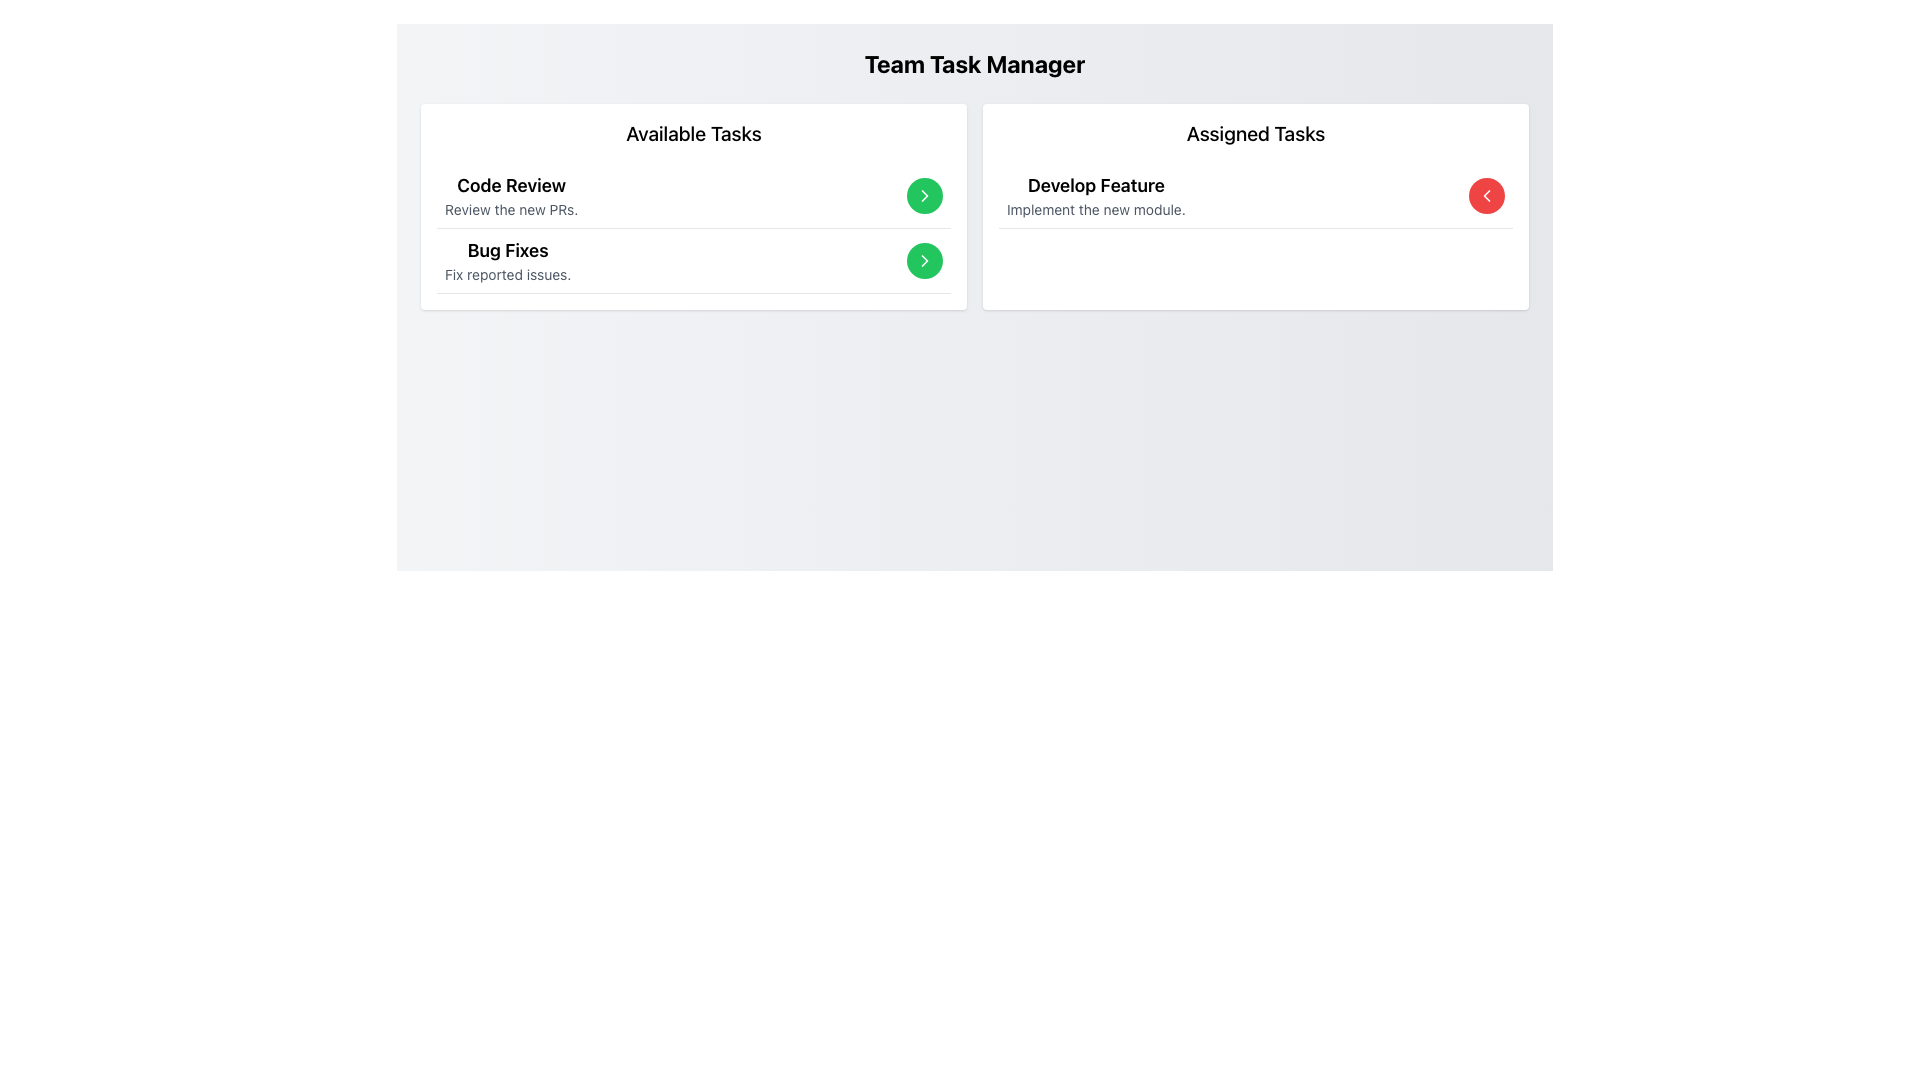  I want to click on the chevron arrow located in the rightmost part of the 'Available Tasks' card associated with the 'Bug Fixes' task to trigger tooltips or visual effects, so click(924, 260).